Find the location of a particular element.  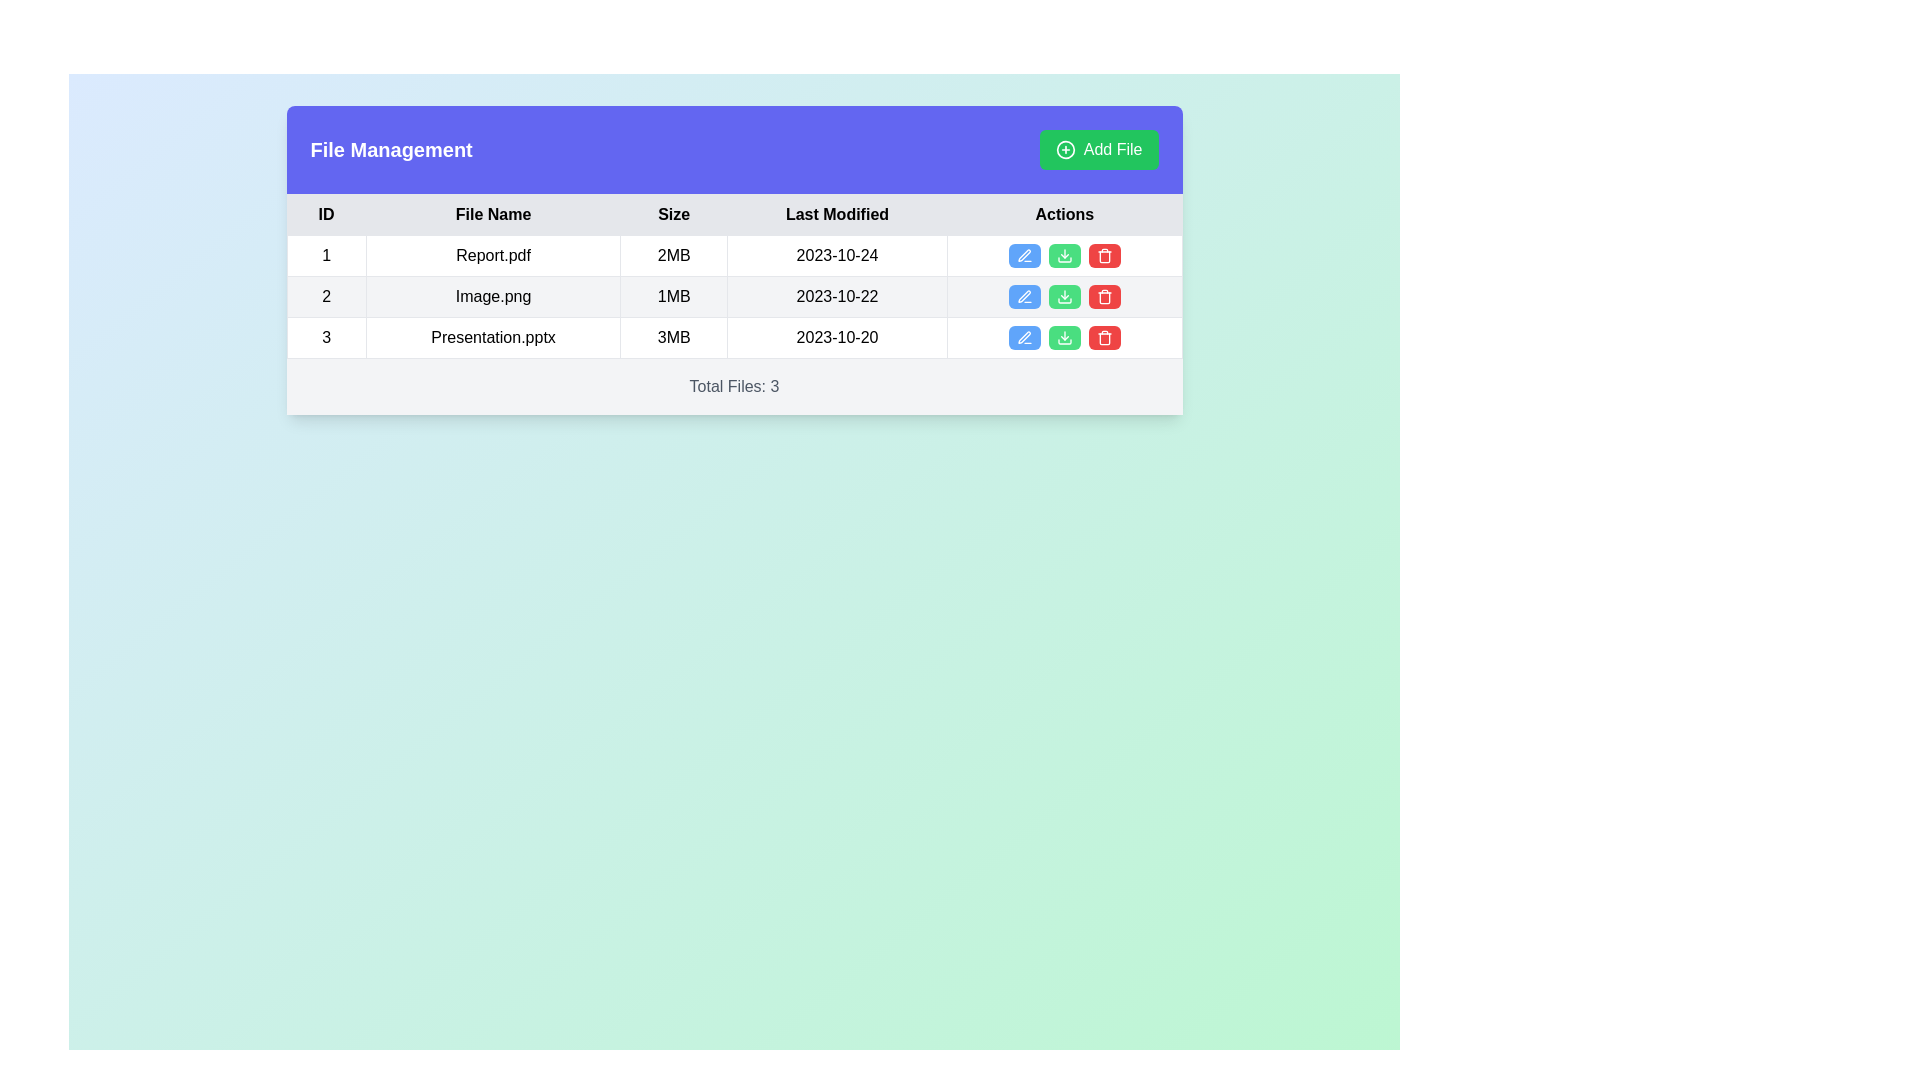

the blue circular edit icon located in the second row of the 'Actions' column for the file 'Image.png' is located at coordinates (1024, 297).